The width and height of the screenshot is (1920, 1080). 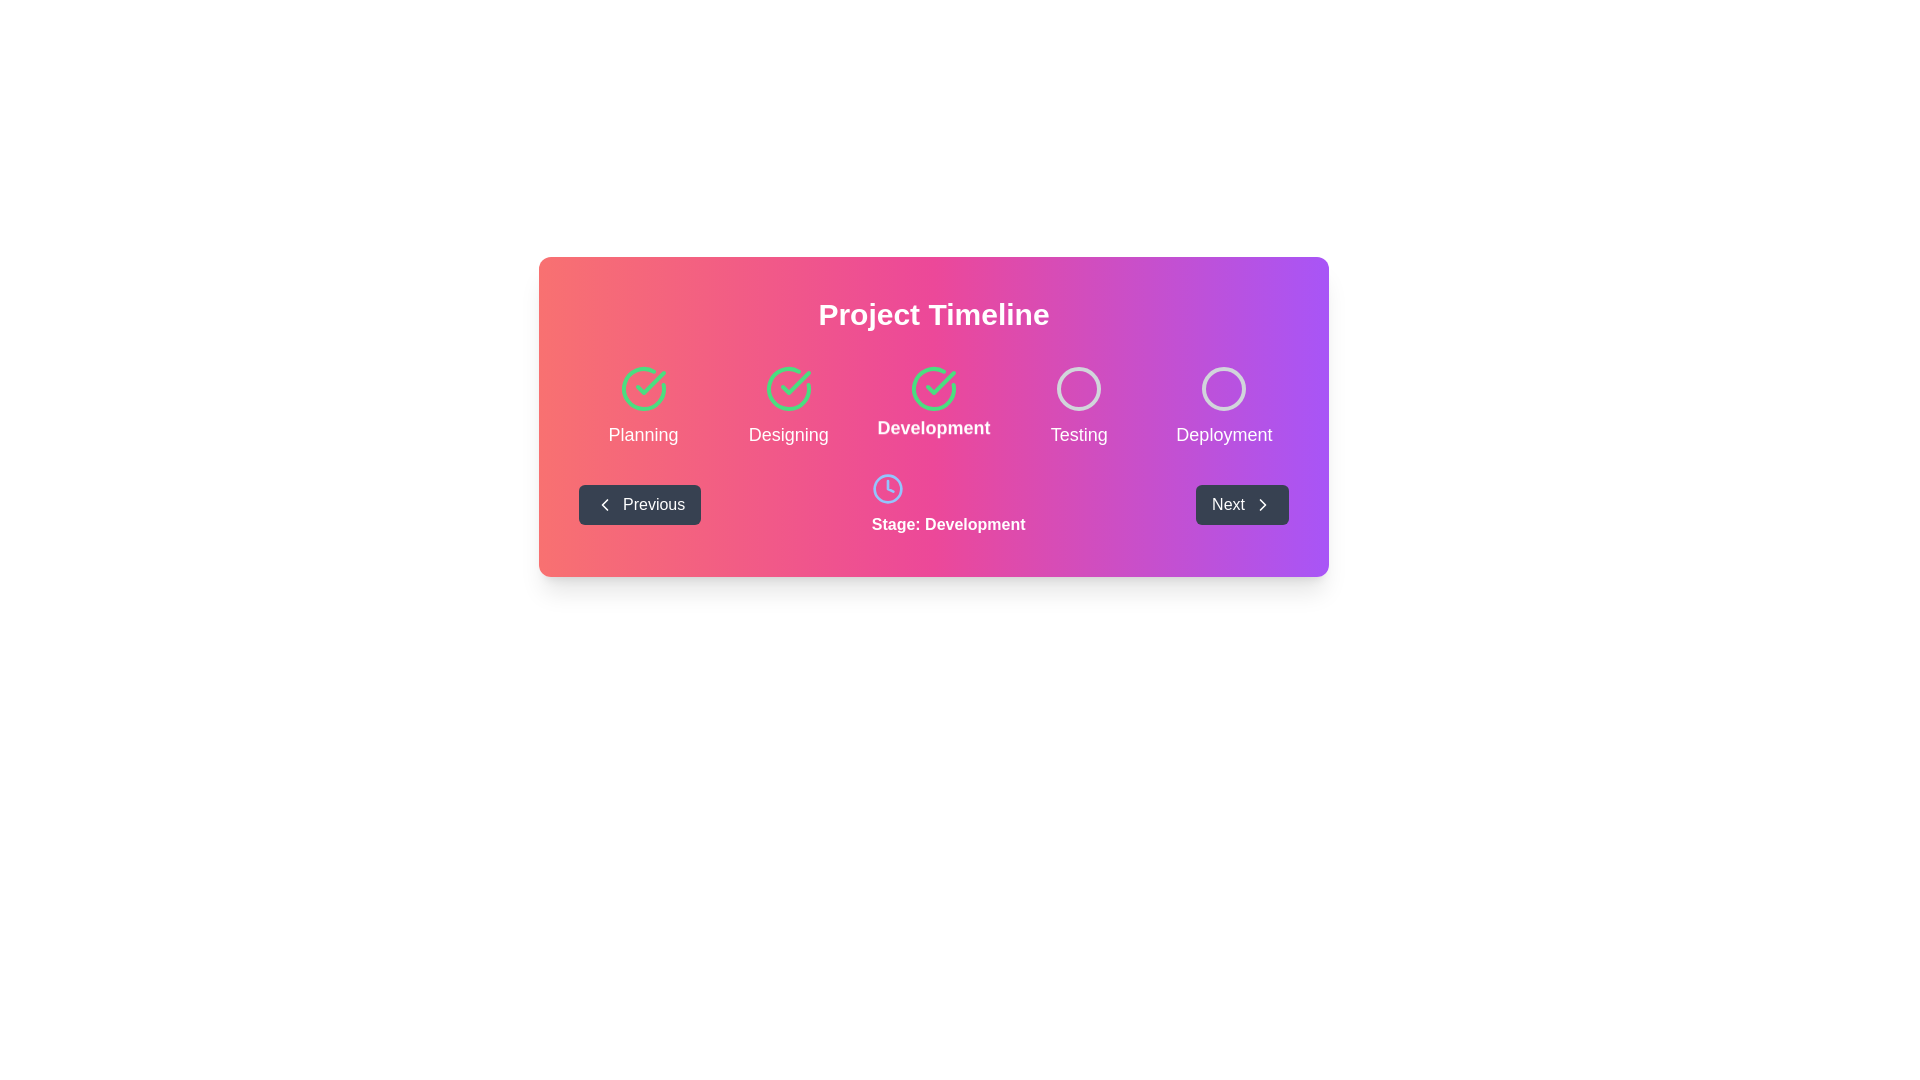 I want to click on the graphical icon component within the SVG that indicates the state of completion for the 'Planning' stage, so click(x=643, y=389).